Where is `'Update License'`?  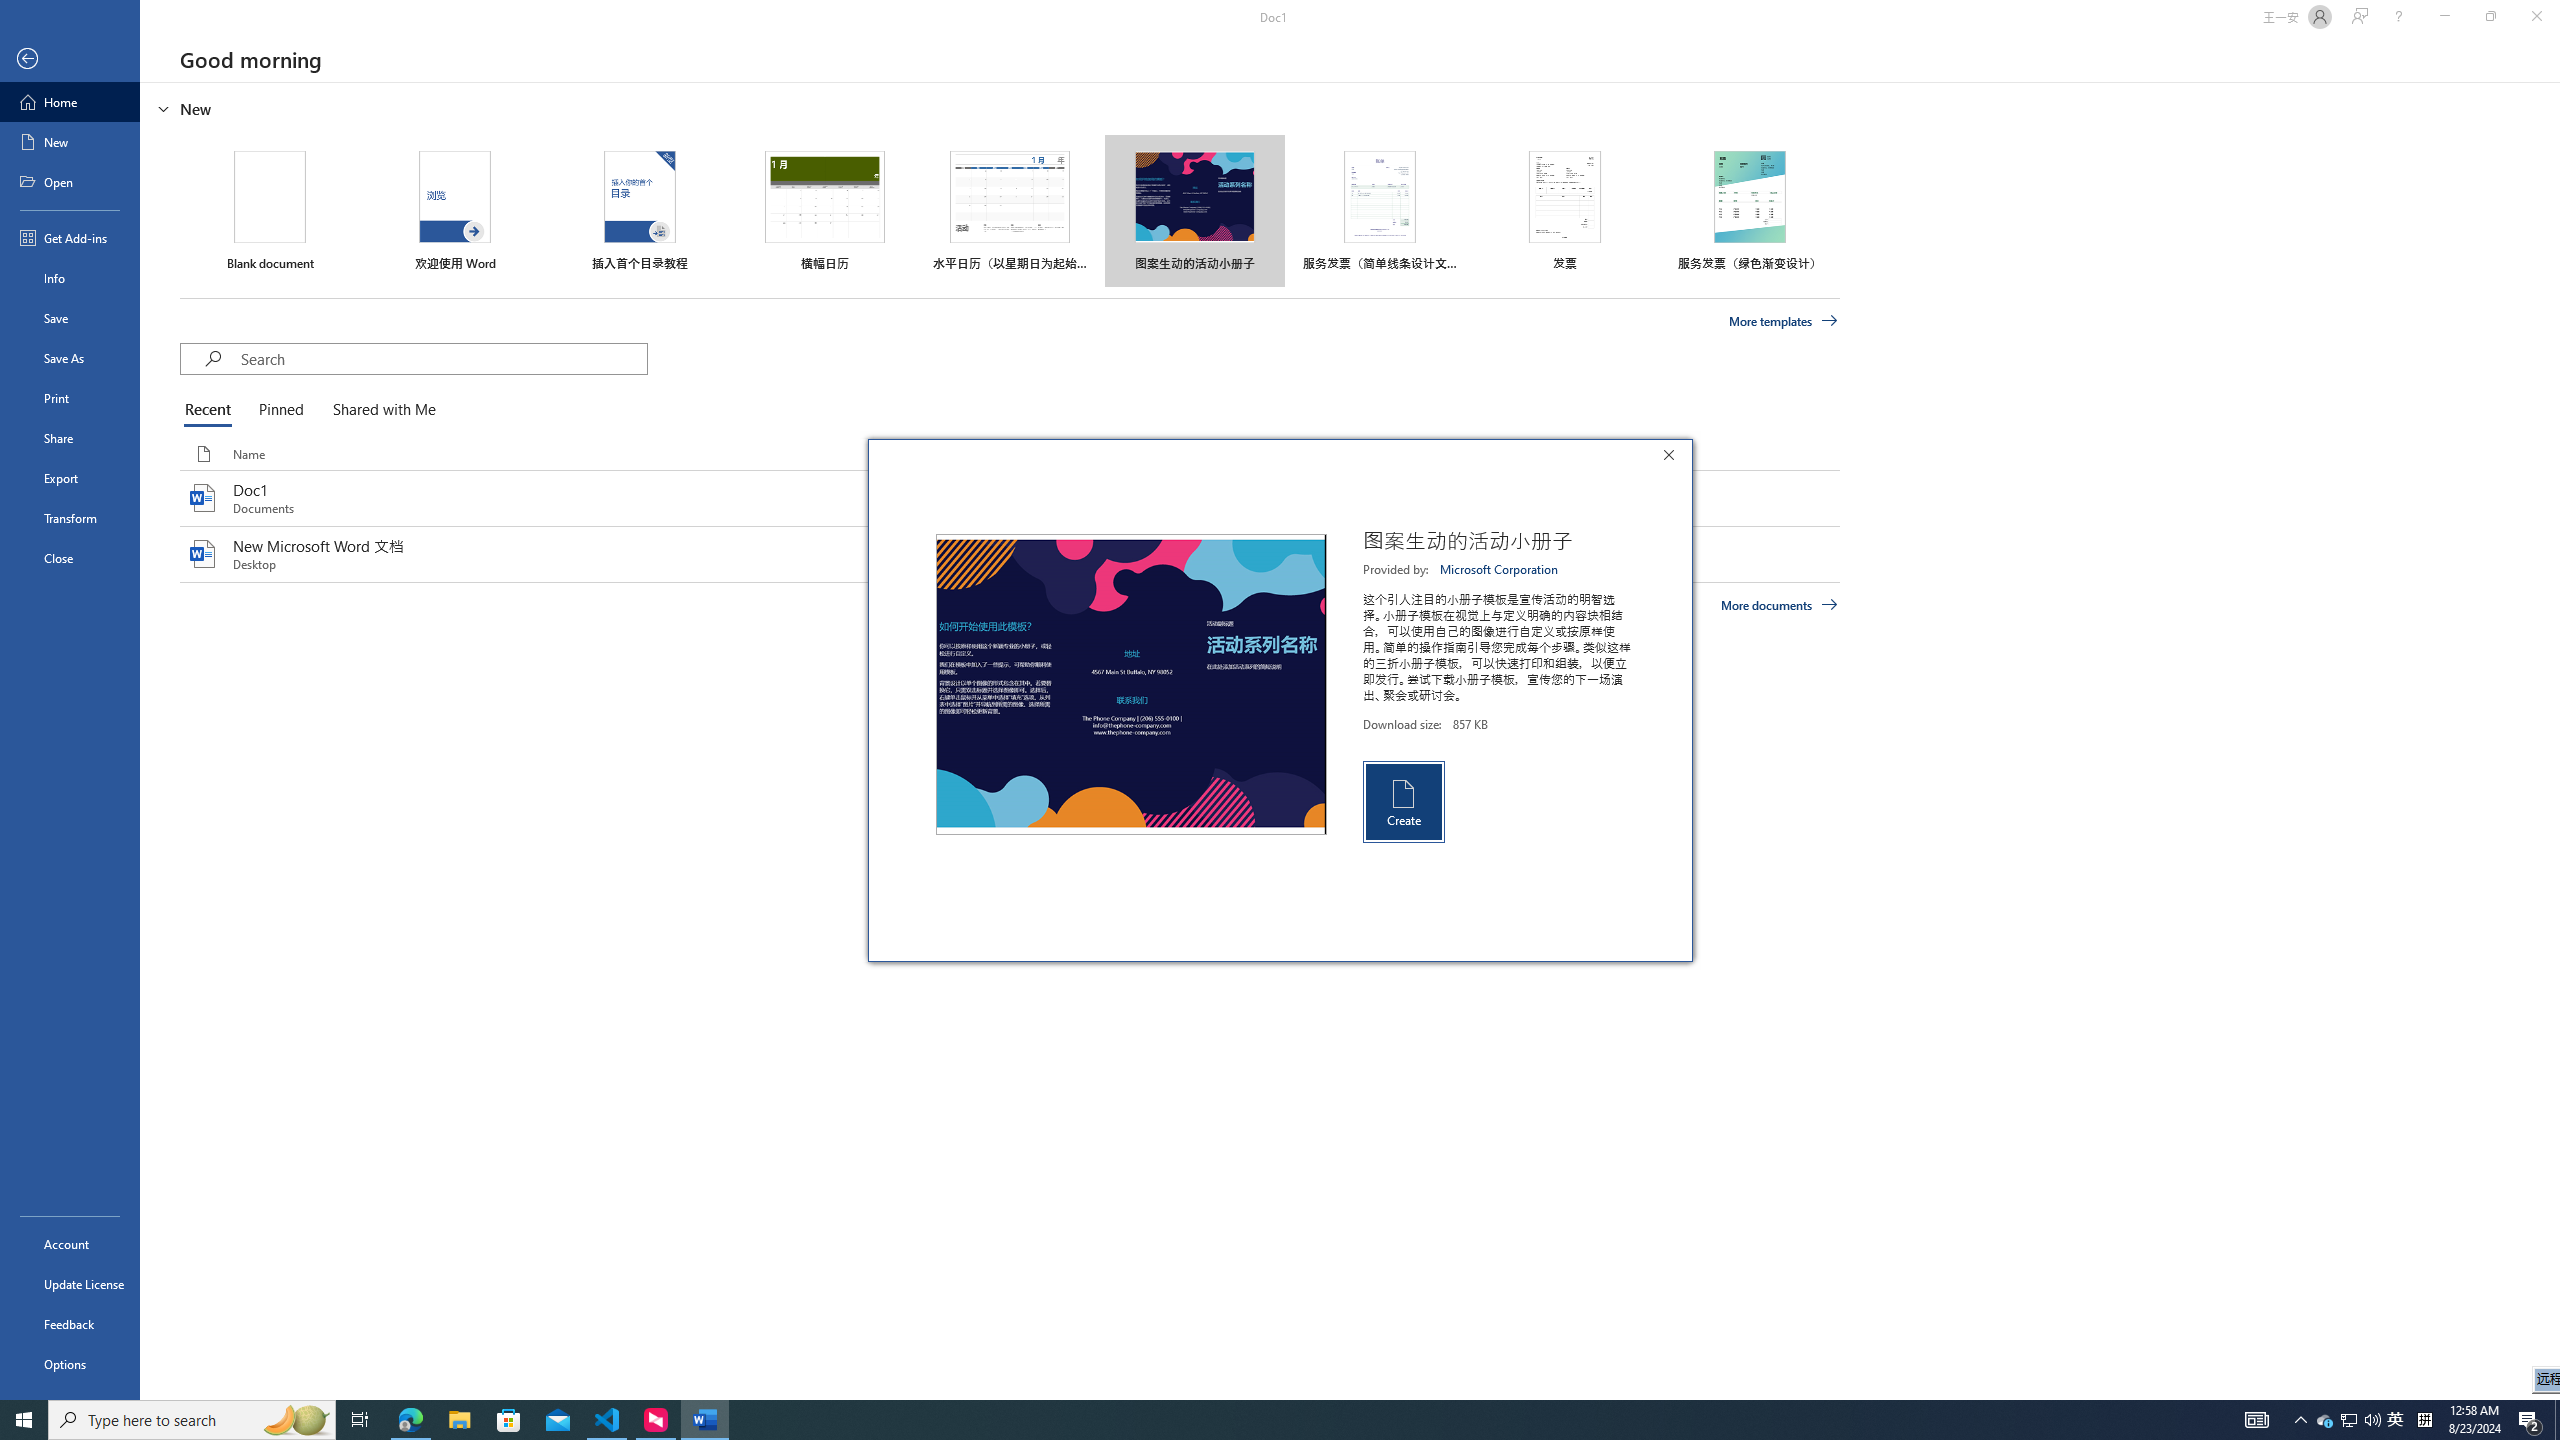
'Update License' is located at coordinates (69, 1283).